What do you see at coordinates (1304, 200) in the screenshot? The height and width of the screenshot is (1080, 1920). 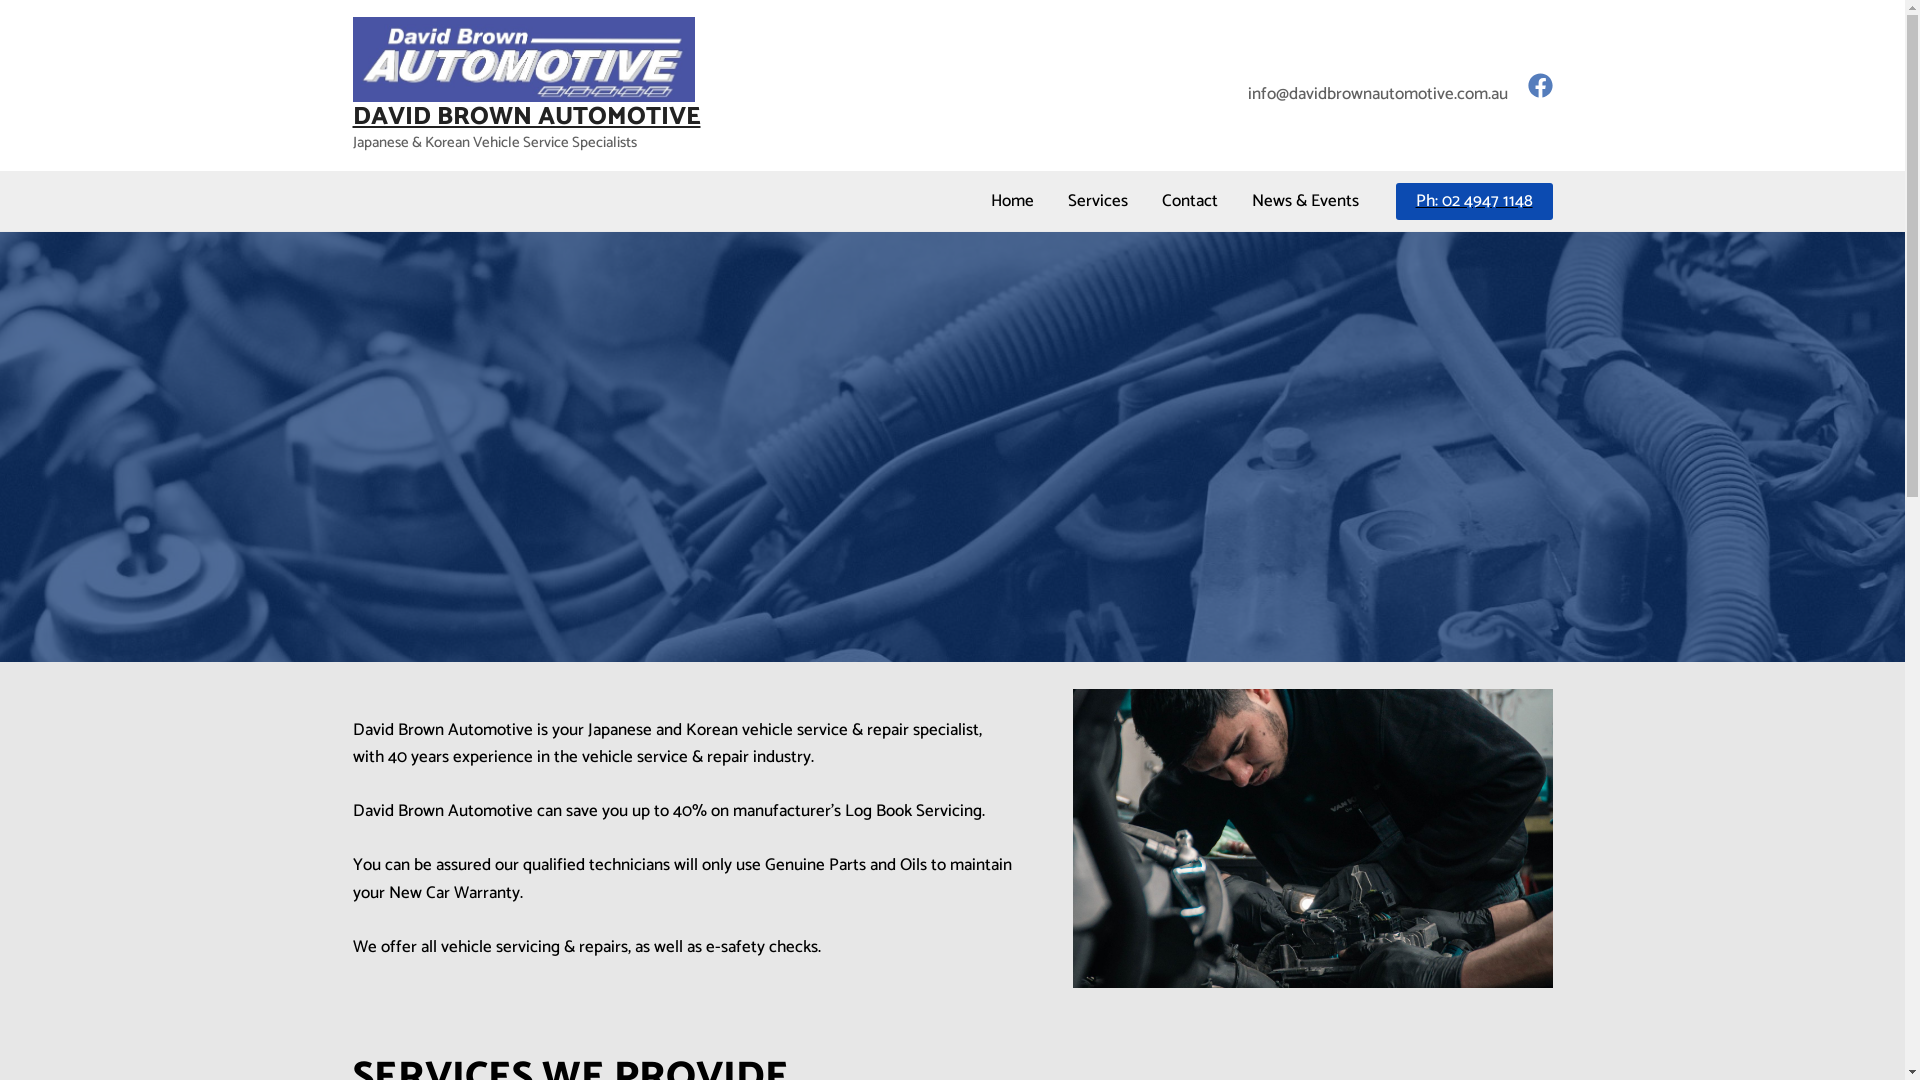 I see `'News & Events'` at bounding box center [1304, 200].